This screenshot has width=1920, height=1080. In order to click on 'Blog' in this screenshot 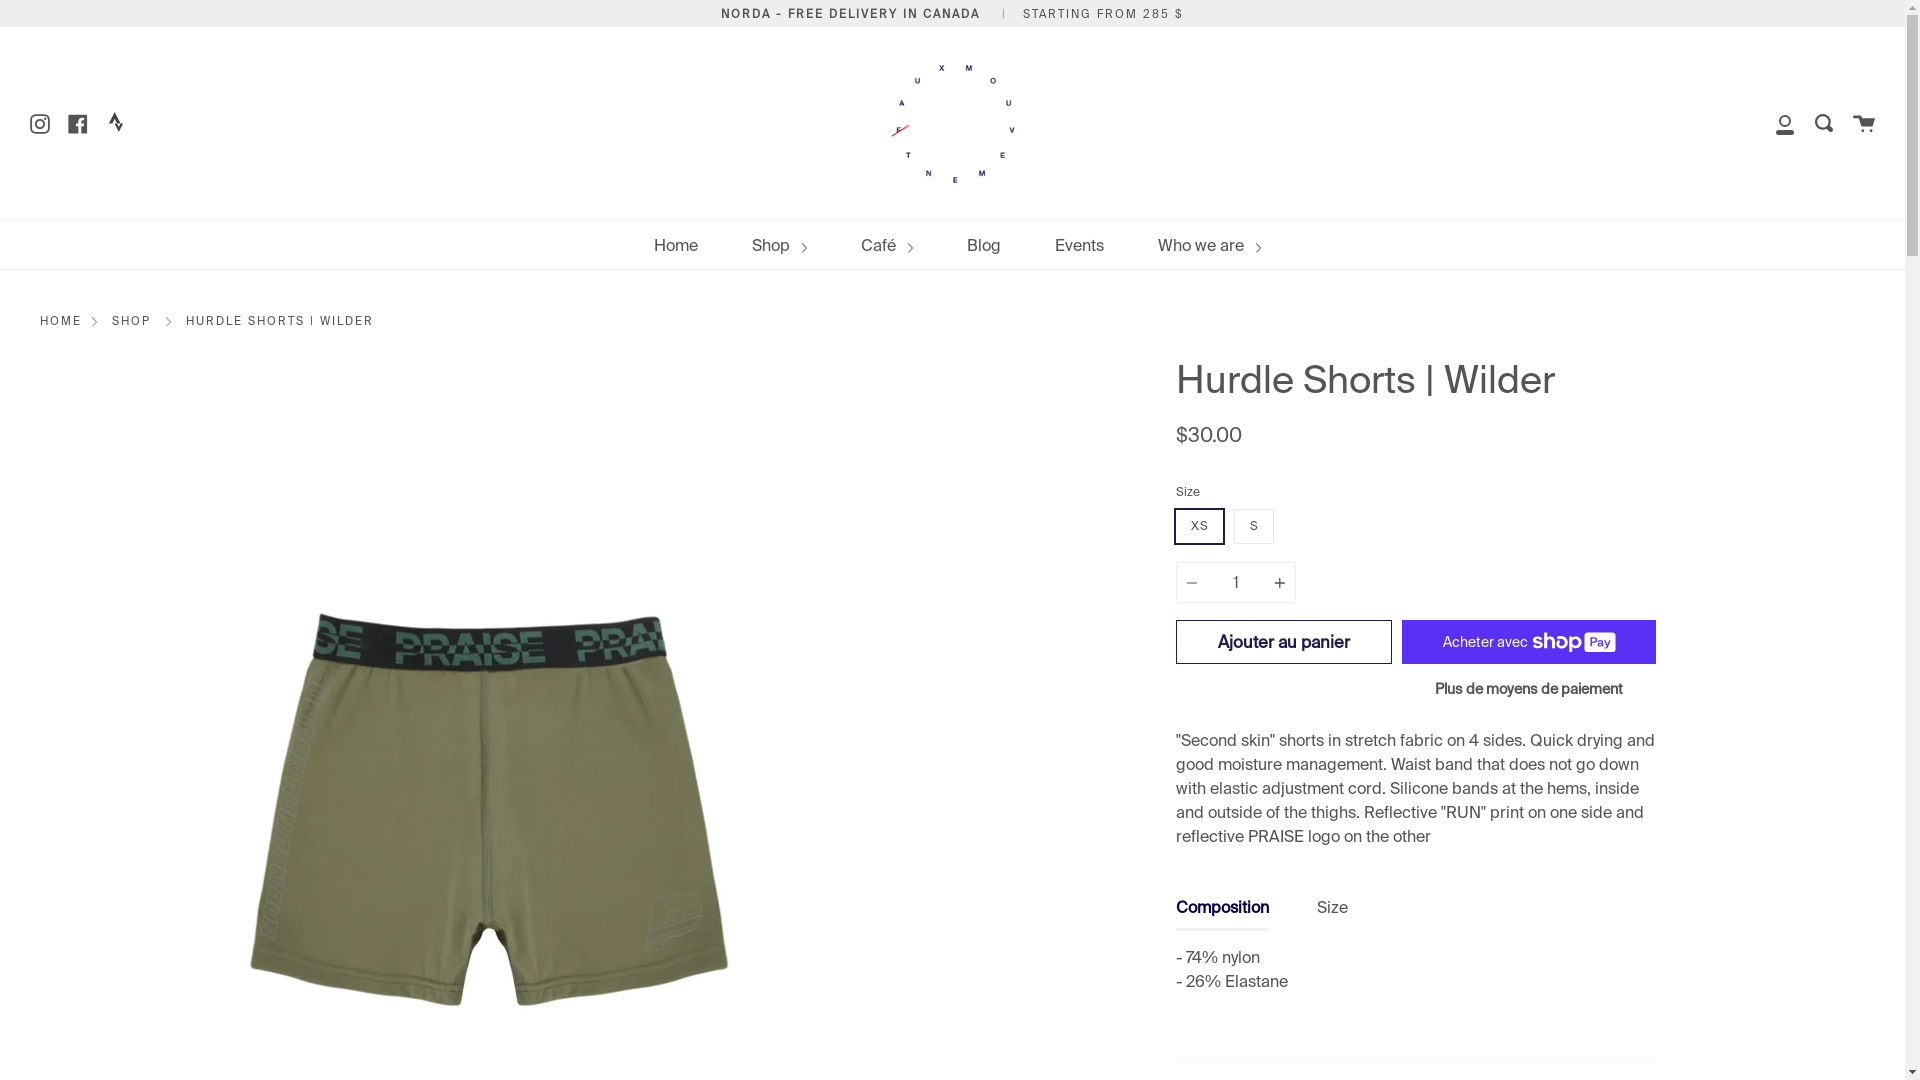, I will do `click(961, 244)`.